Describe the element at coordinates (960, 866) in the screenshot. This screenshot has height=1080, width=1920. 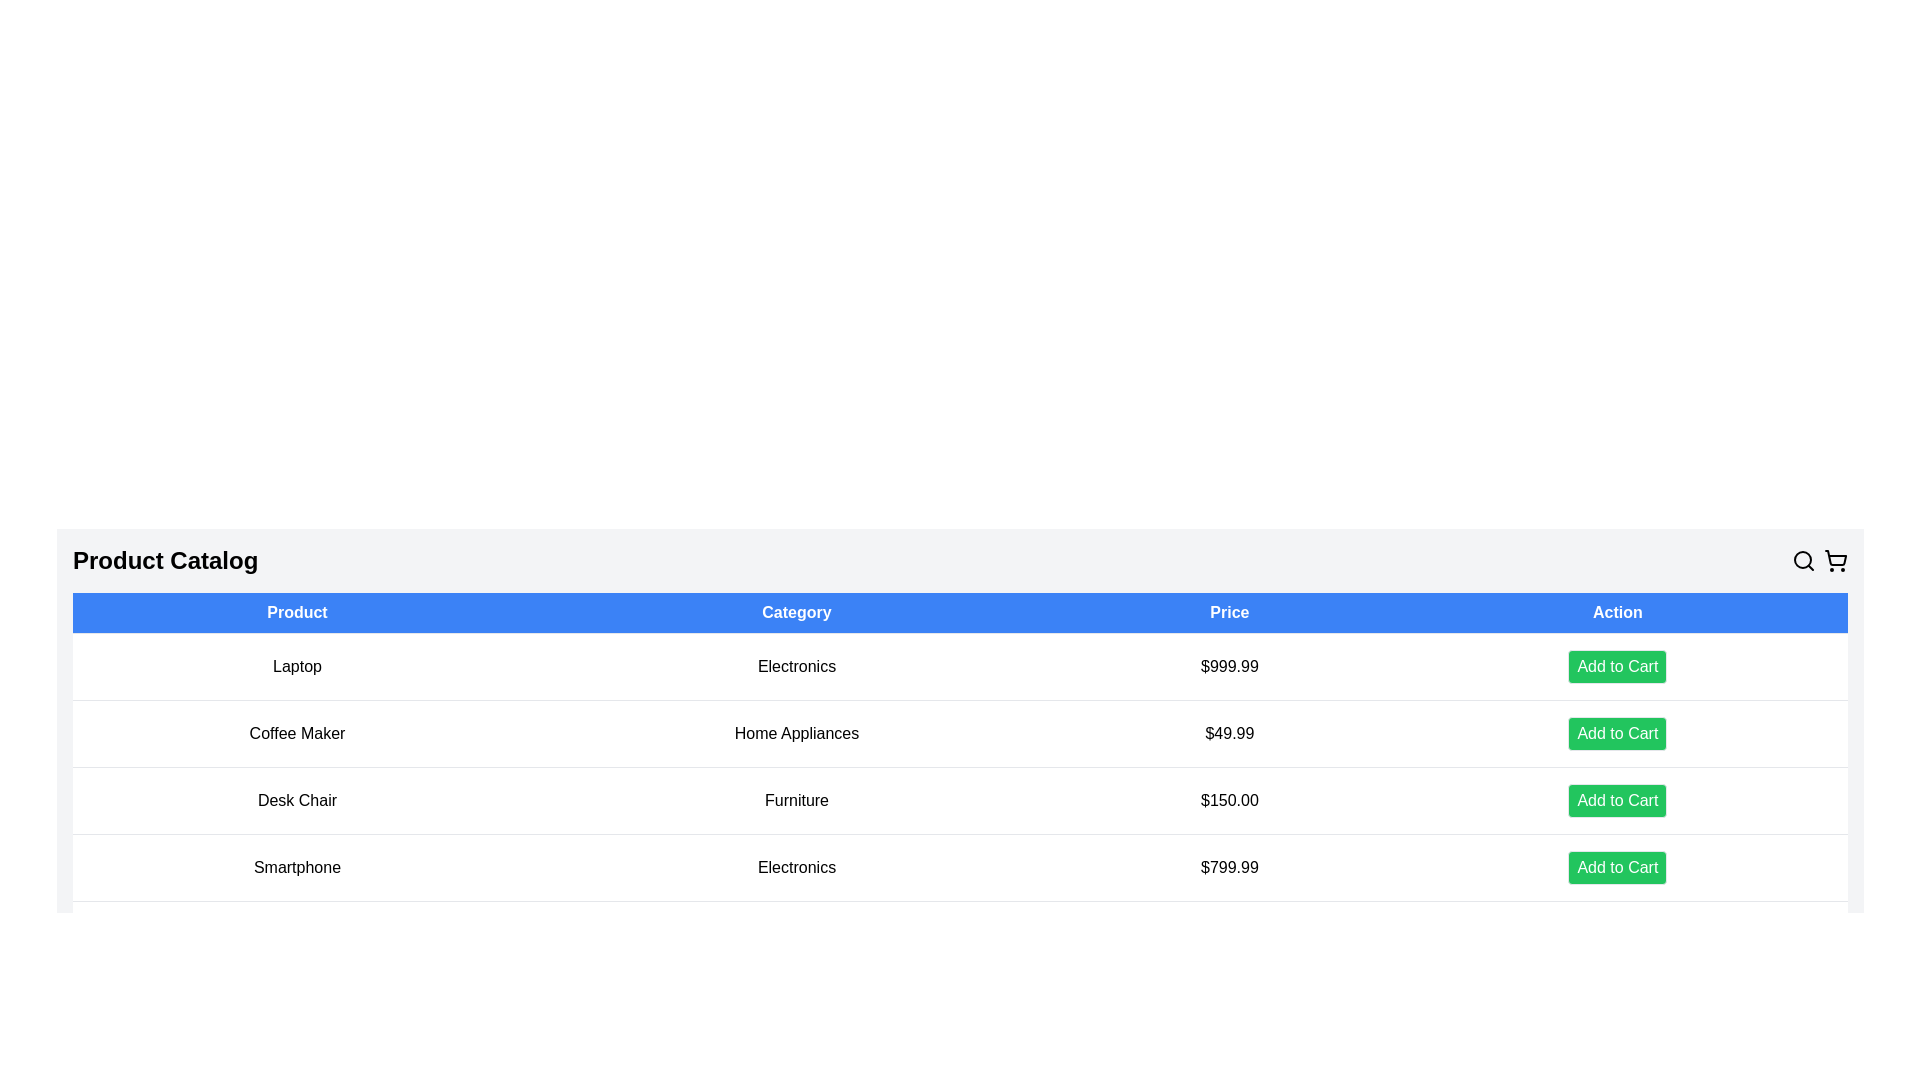
I see `details of the product from the fourth row of the product catalog, which includes product name, category, price, and has an actionable button to add to the shopping cart` at that location.